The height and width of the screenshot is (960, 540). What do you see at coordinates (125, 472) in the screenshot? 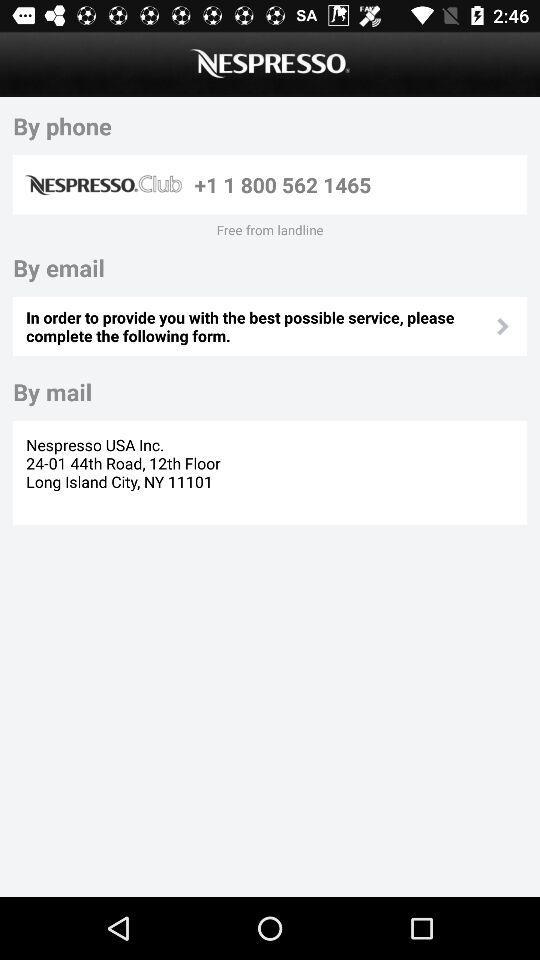
I see `the nespresso usa inc icon` at bounding box center [125, 472].